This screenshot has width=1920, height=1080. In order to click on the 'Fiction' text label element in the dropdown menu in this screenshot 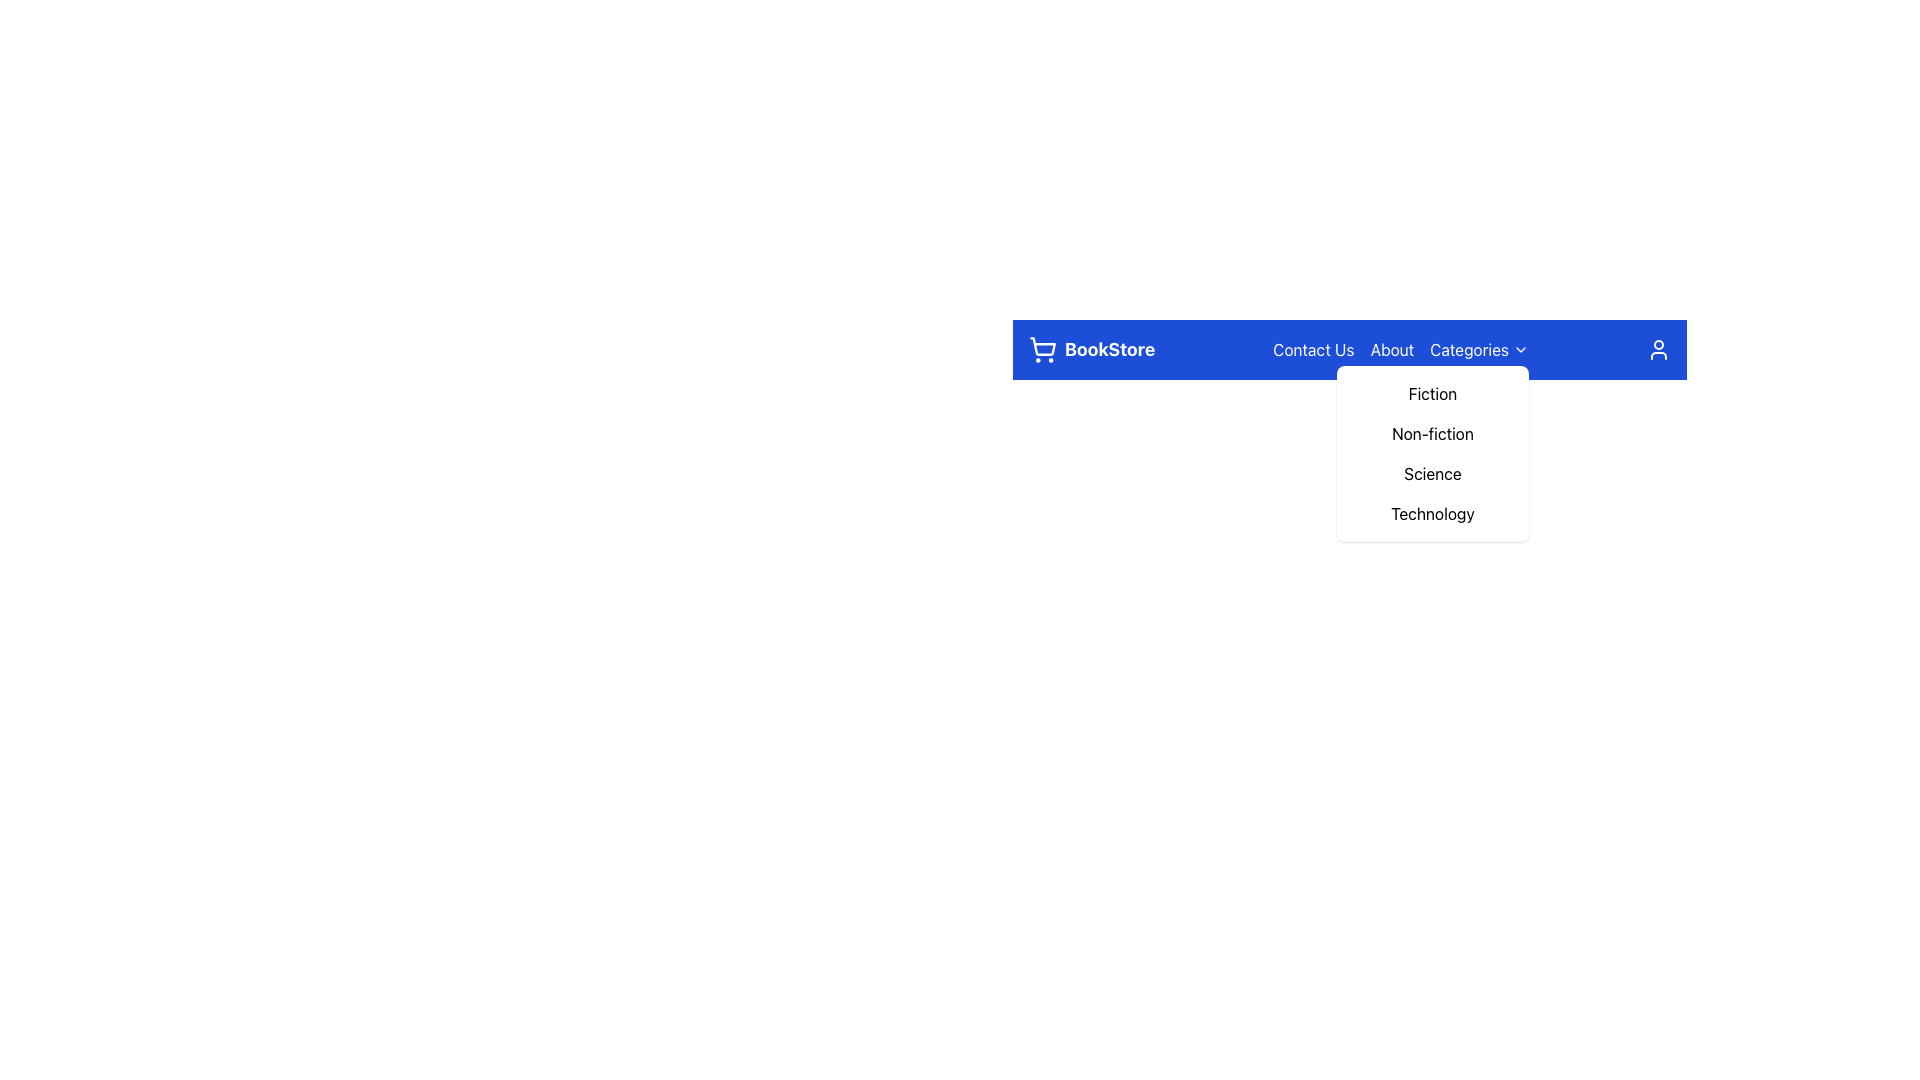, I will do `click(1431, 393)`.